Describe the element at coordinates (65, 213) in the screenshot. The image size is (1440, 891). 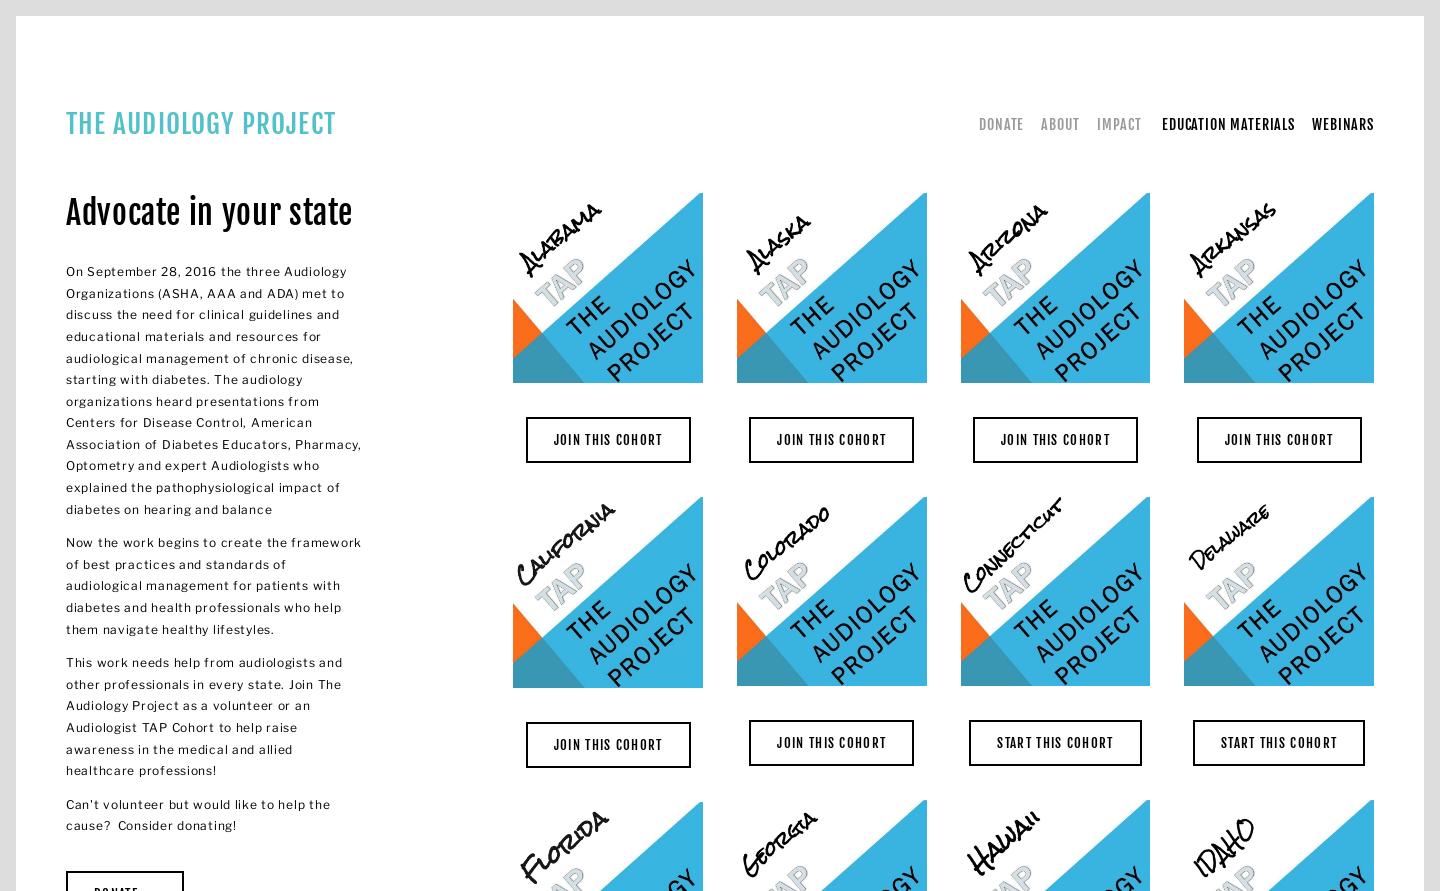
I see `'Advocate in your state'` at that location.